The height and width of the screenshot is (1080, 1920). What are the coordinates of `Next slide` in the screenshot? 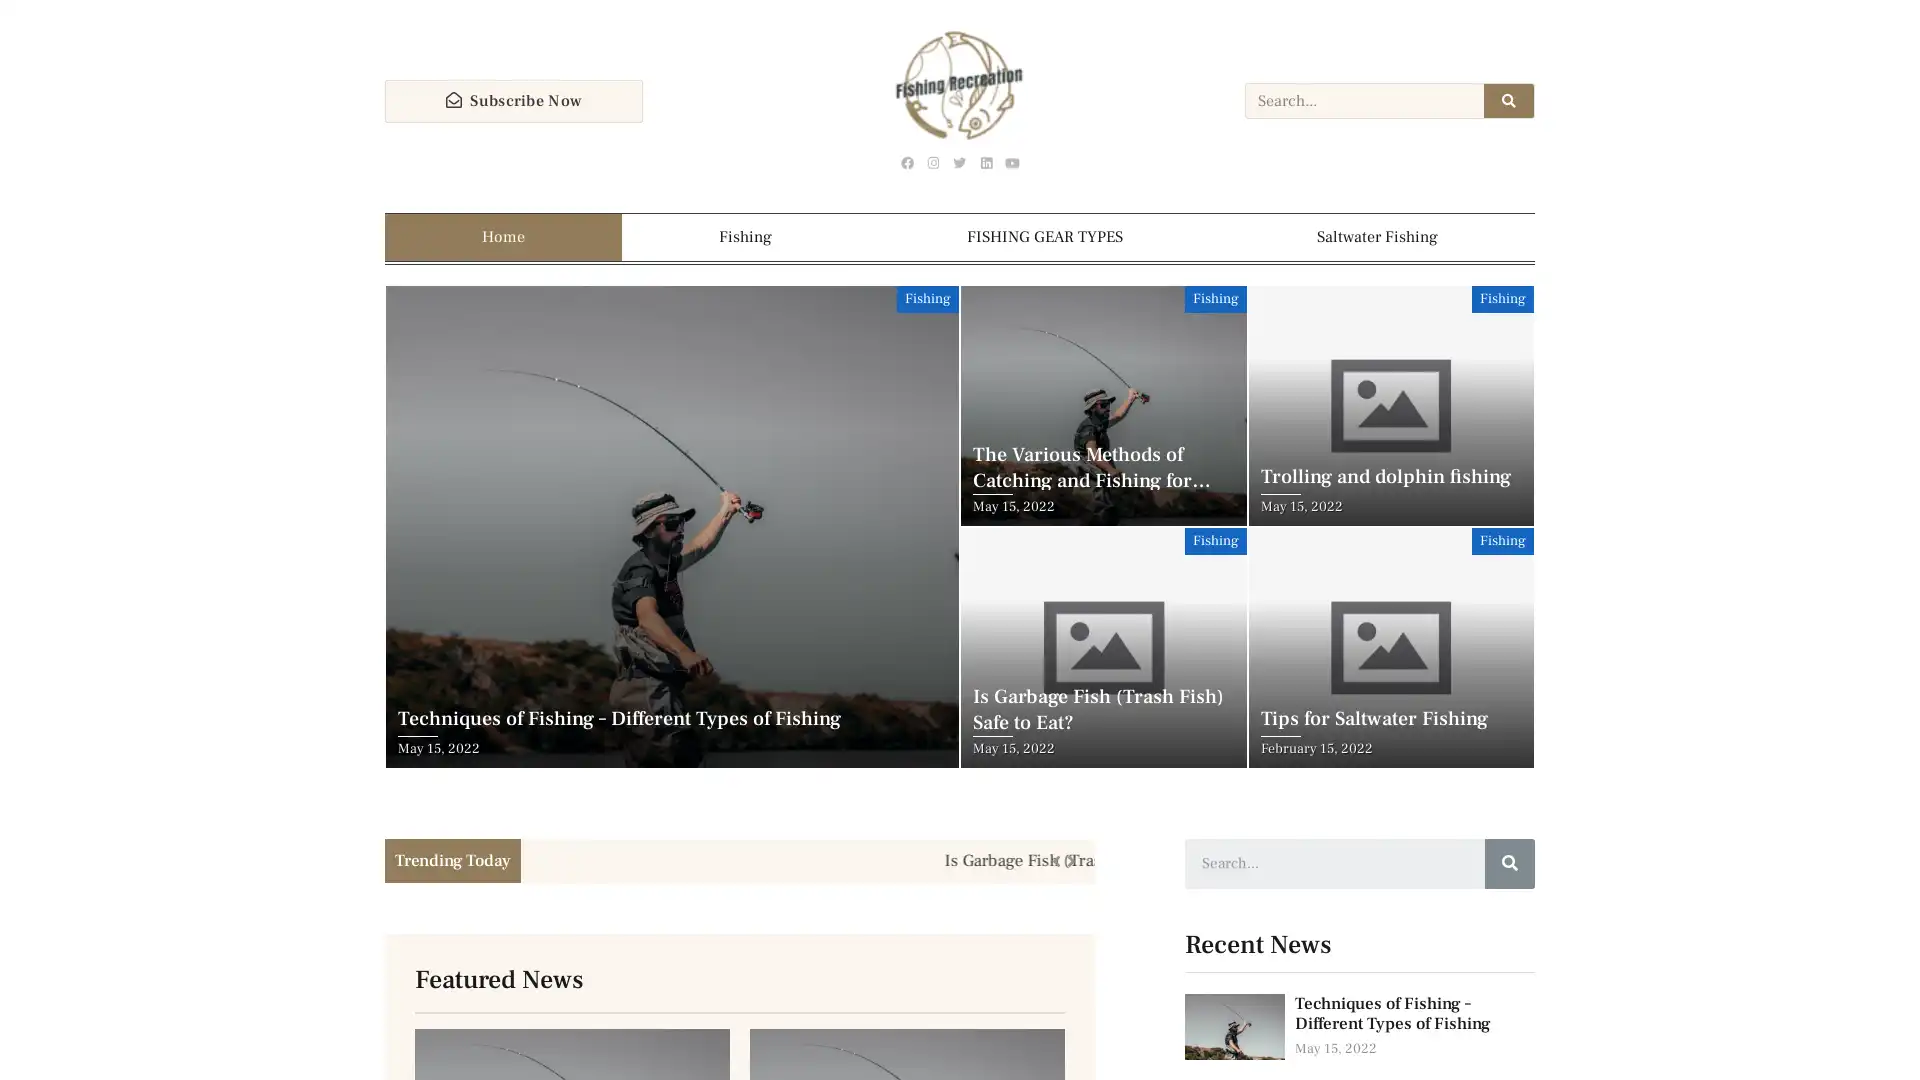 It's located at (1069, 859).